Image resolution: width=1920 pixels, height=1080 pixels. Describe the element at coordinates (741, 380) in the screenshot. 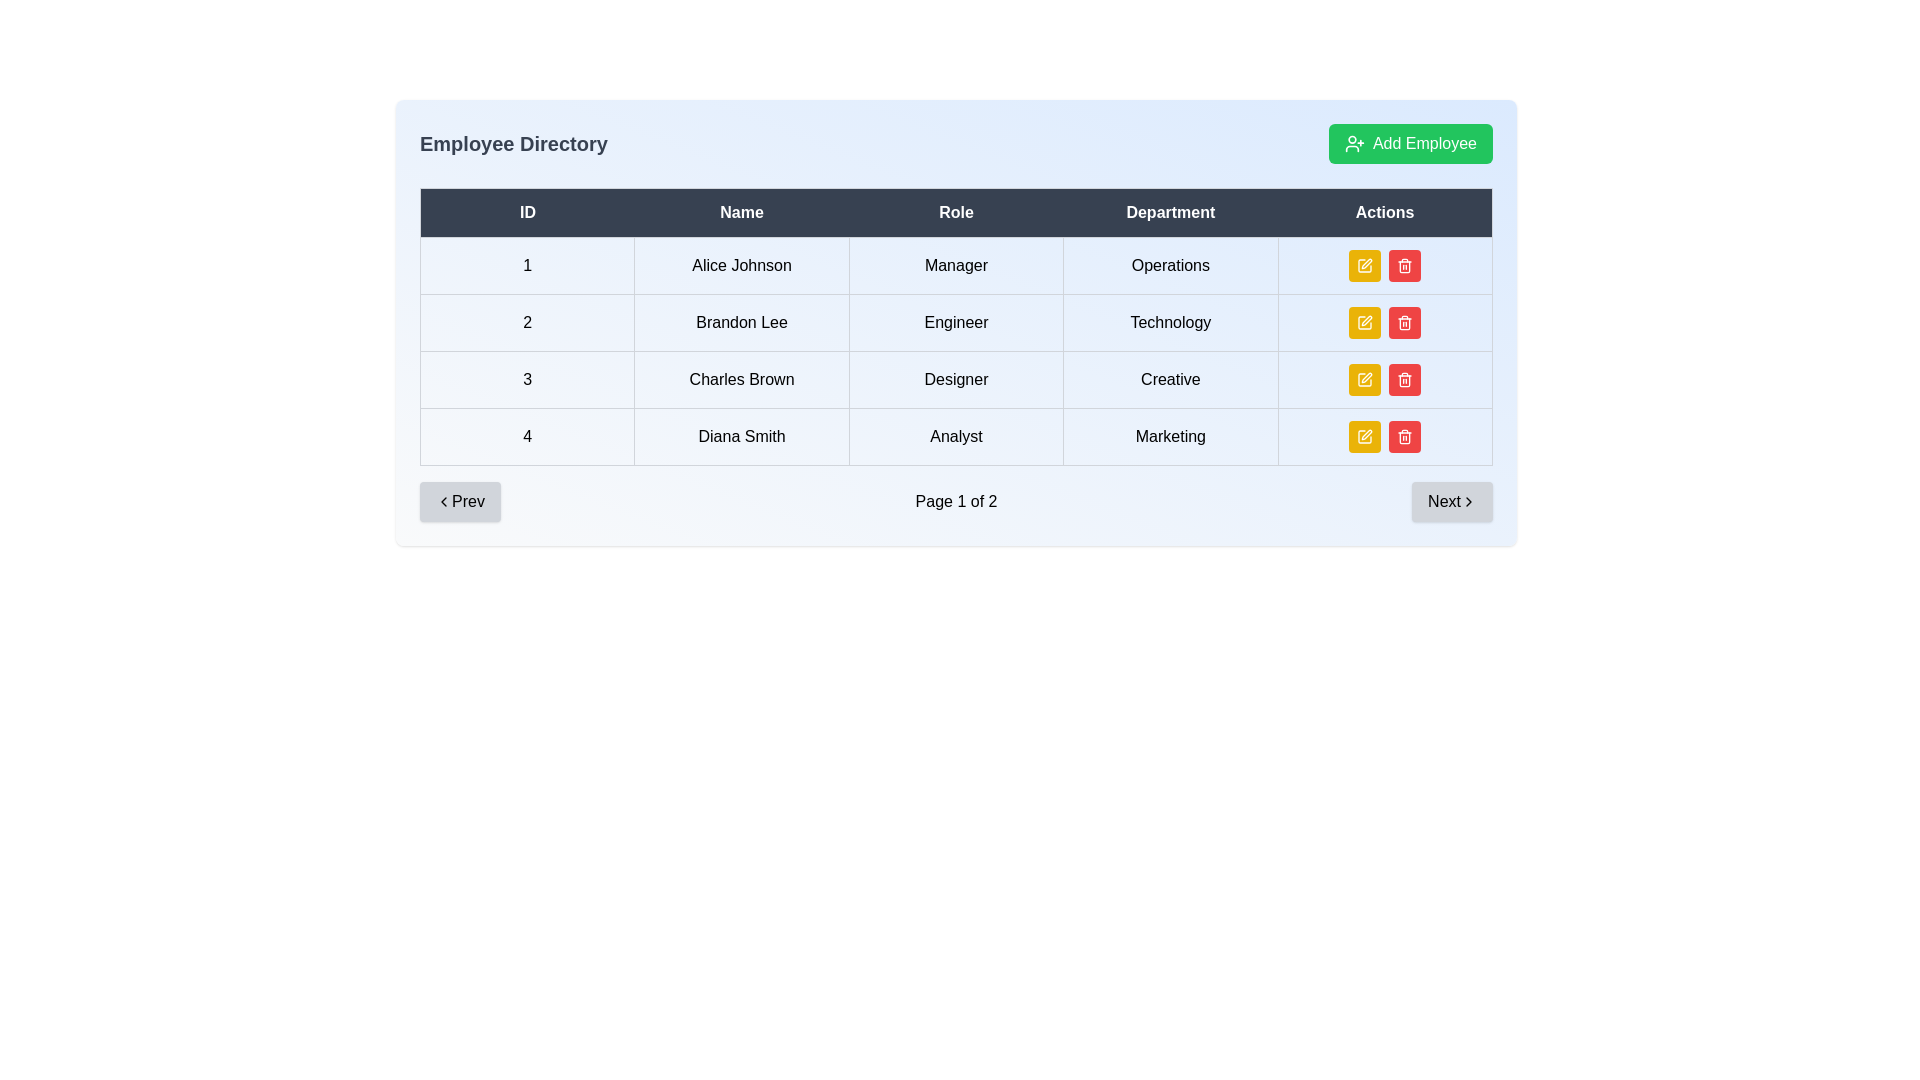

I see `the text label displaying 'Charles Brown' located in the second column of the third row of the table under the 'Name' header` at that location.